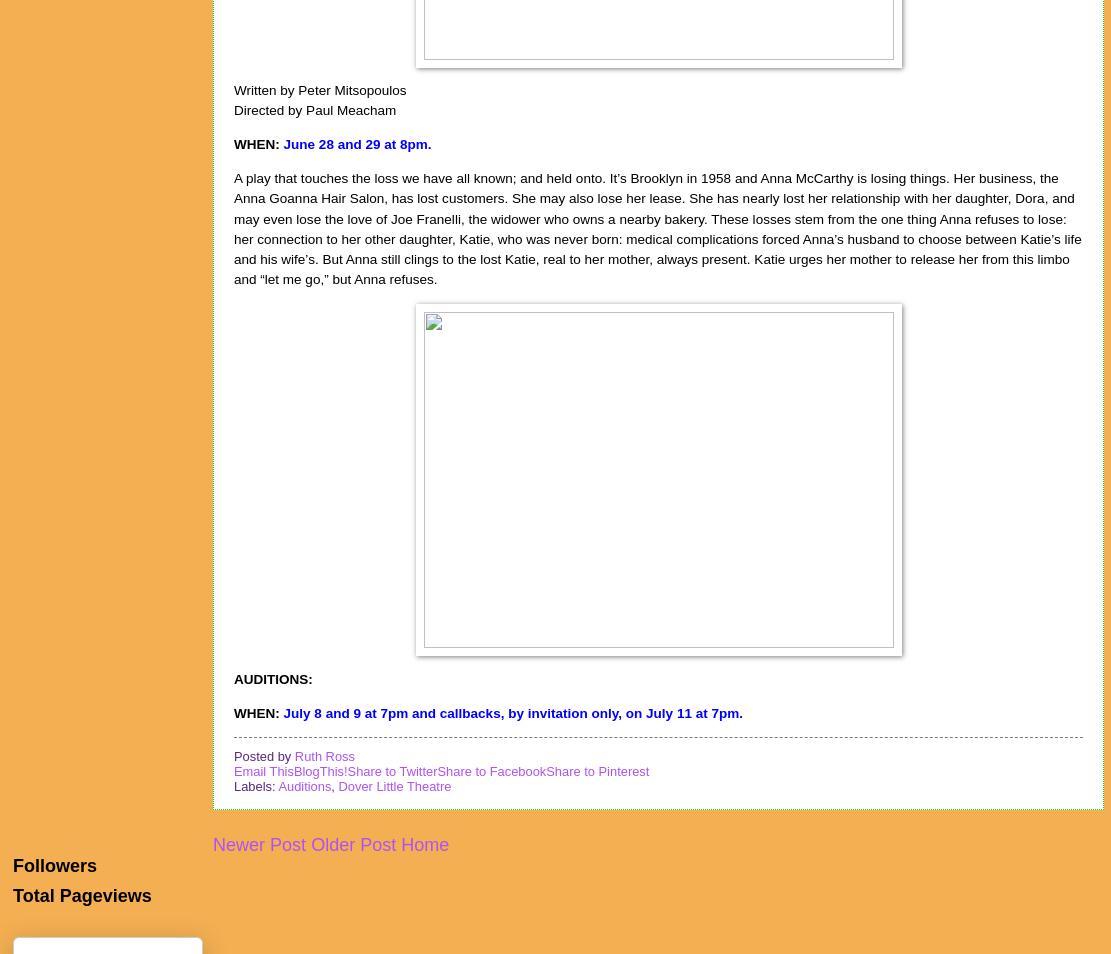  Describe the element at coordinates (657, 227) in the screenshot. I see `'A play that touches the loss we have all known; and held onto. It’s Brooklyn in 1958 and Anna McCarthy is losing things. Her business, the Anna Goanna Hair Salon, has lost customers. She may also lose her lease. She has nearly lost her relationship with her daughter, Dora, and may even lose the love of Joe Franelli, the widower who owns a nearby bakery. These losses stem from the one thing Anna refuses to lose: her connection to her other daughter, Katie, who was never born: medical complications forced Anna’s husband to choose between Katie’s life and his wife’s. But Anna still clings to the lost Katie, real to her mother, always present. Katie urges her mother to release her from this limbo and “let me go,” but Anna refuses.'` at that location.